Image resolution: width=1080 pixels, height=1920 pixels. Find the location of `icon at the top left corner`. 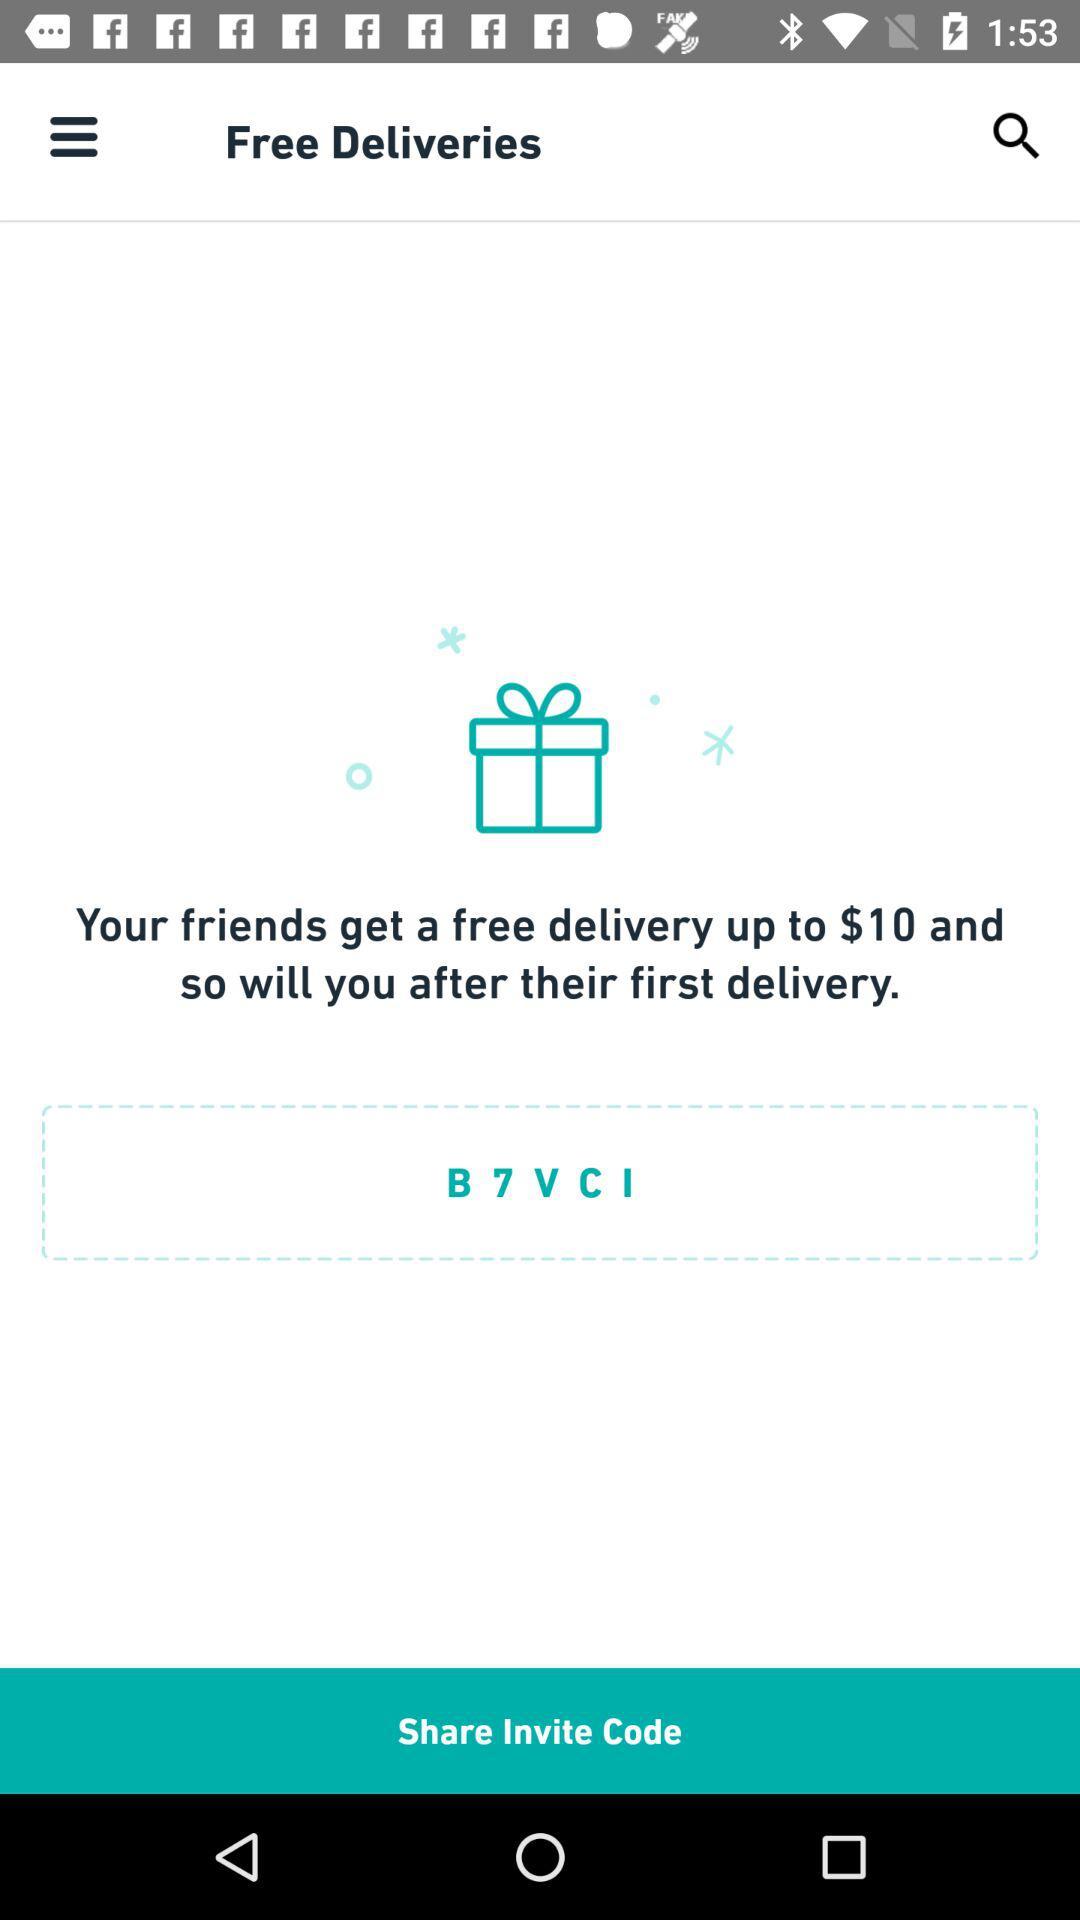

icon at the top left corner is located at coordinates (72, 135).